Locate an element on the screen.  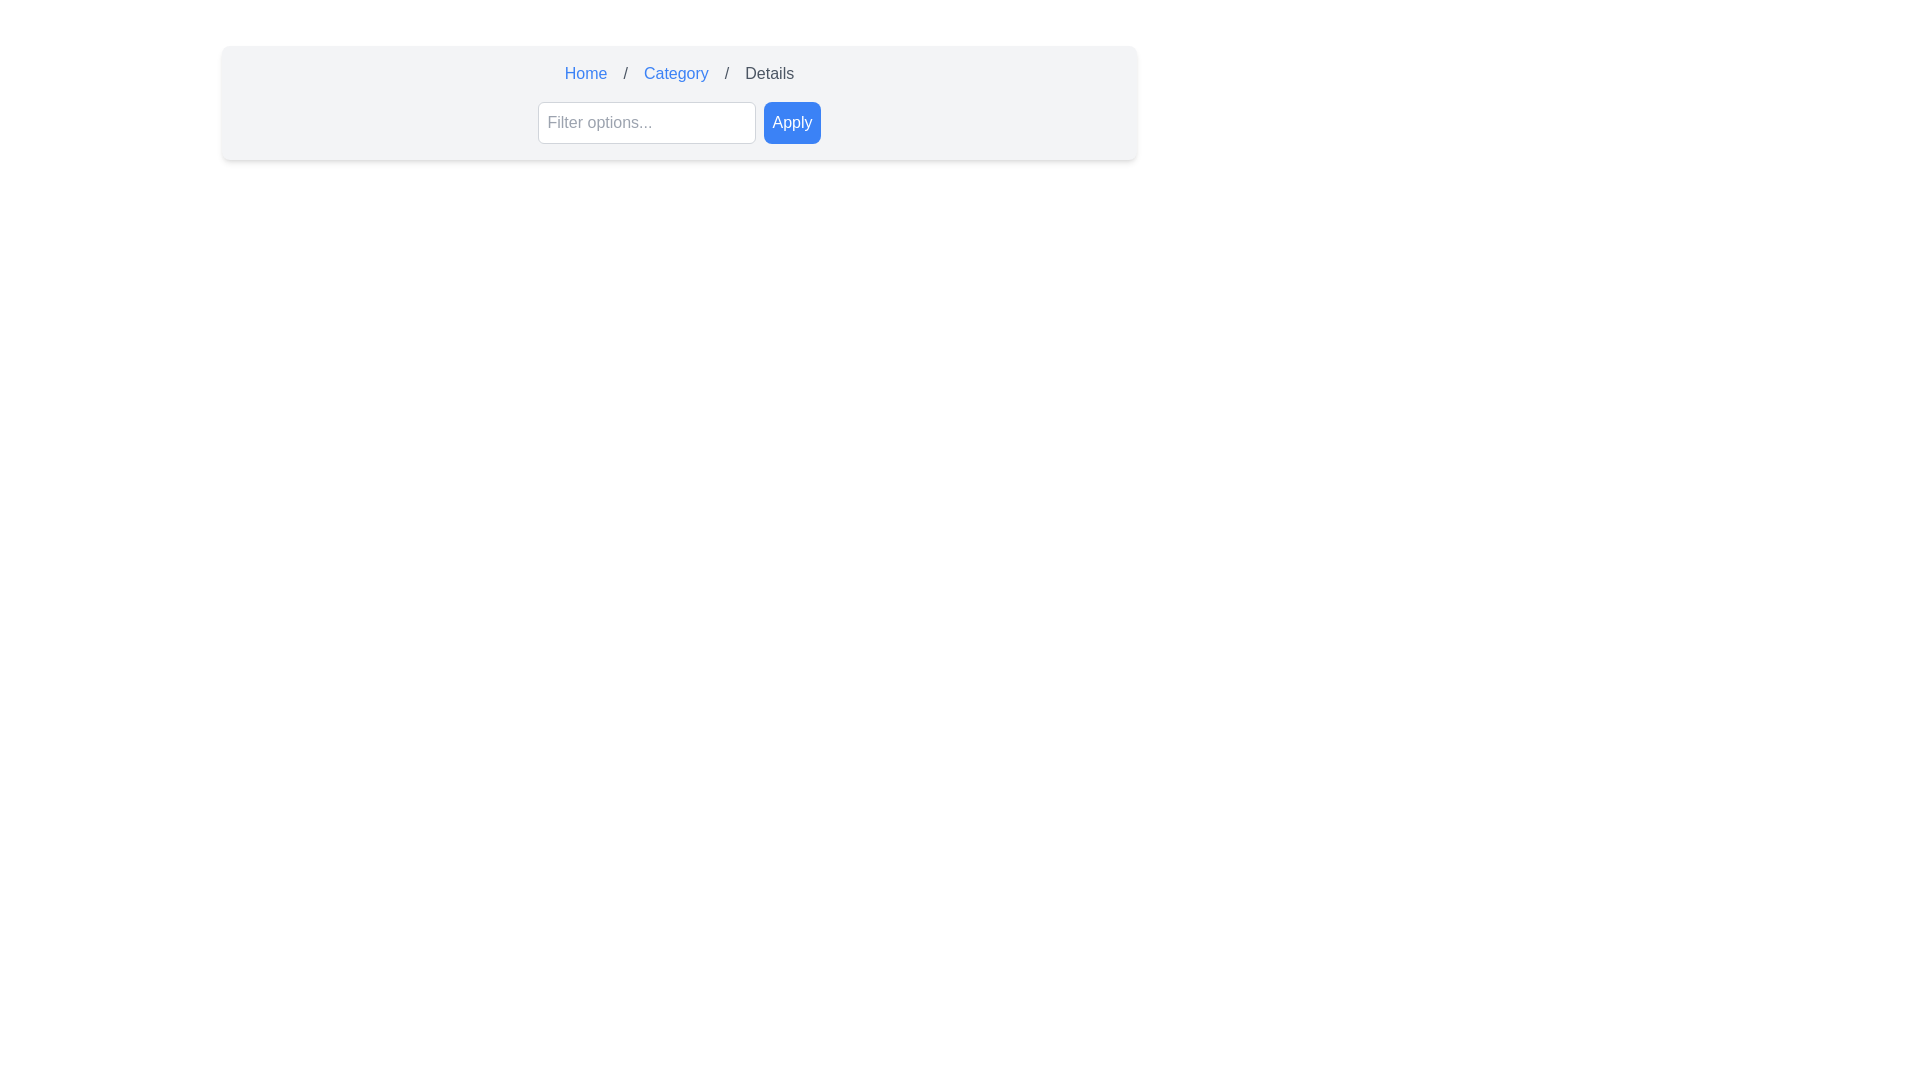
the 'Category' hyperlink in the breadcrumb navigation is located at coordinates (676, 72).